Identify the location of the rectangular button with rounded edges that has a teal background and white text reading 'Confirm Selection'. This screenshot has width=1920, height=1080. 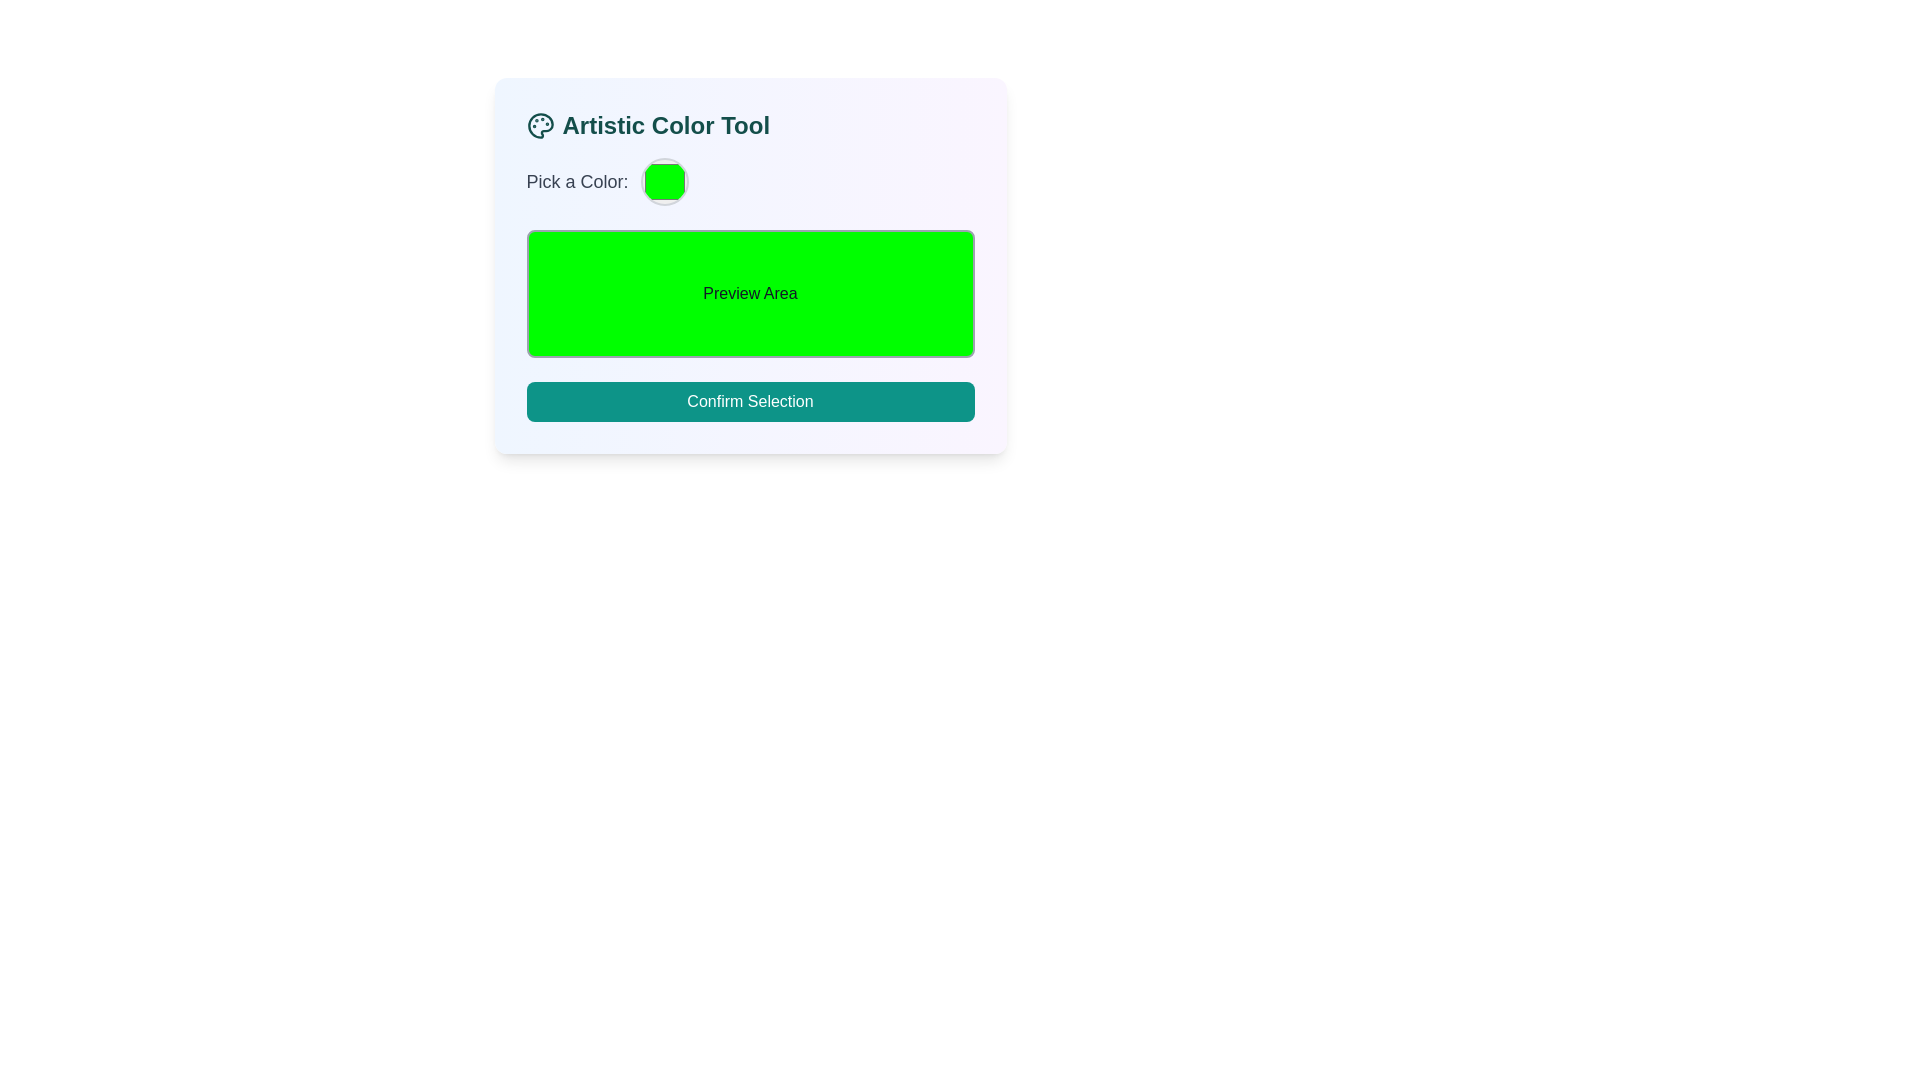
(749, 401).